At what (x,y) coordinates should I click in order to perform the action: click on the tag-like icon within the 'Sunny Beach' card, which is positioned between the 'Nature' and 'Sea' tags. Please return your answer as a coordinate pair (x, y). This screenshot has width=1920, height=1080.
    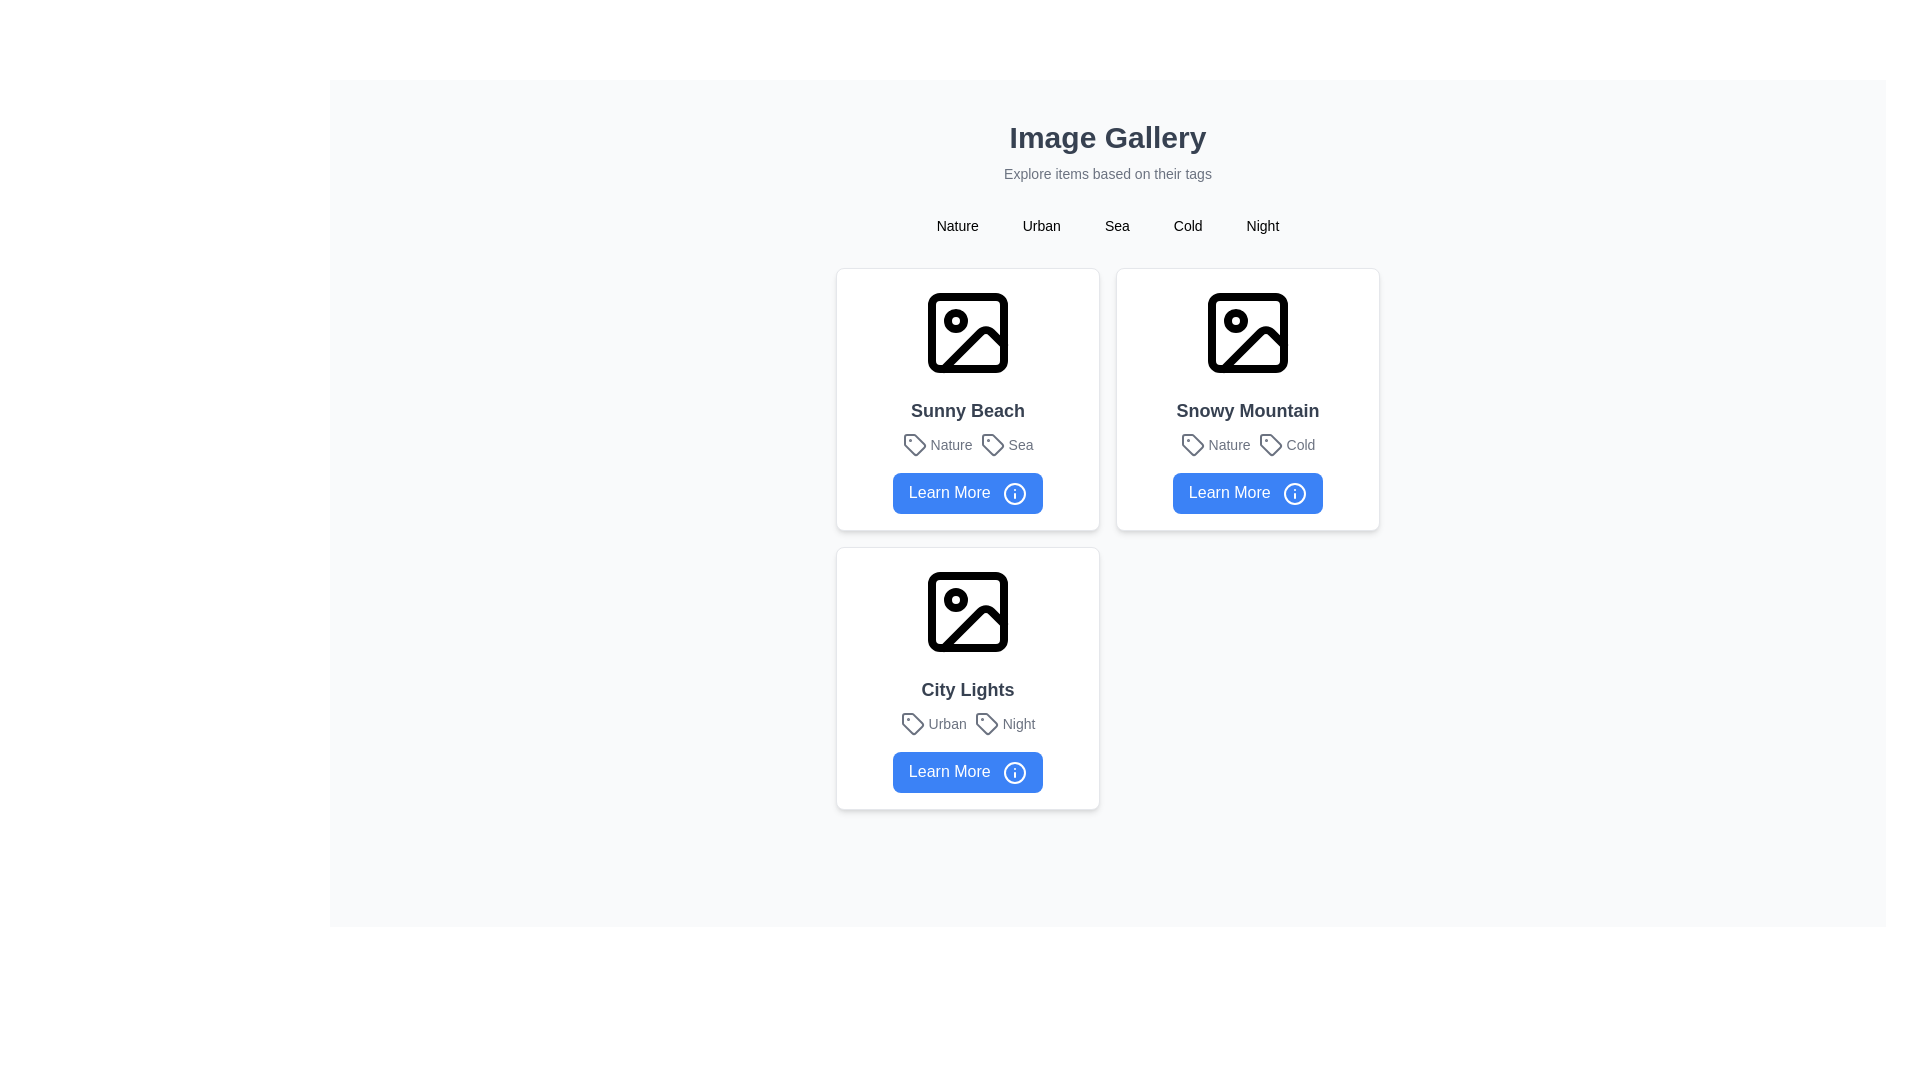
    Looking at the image, I should click on (913, 443).